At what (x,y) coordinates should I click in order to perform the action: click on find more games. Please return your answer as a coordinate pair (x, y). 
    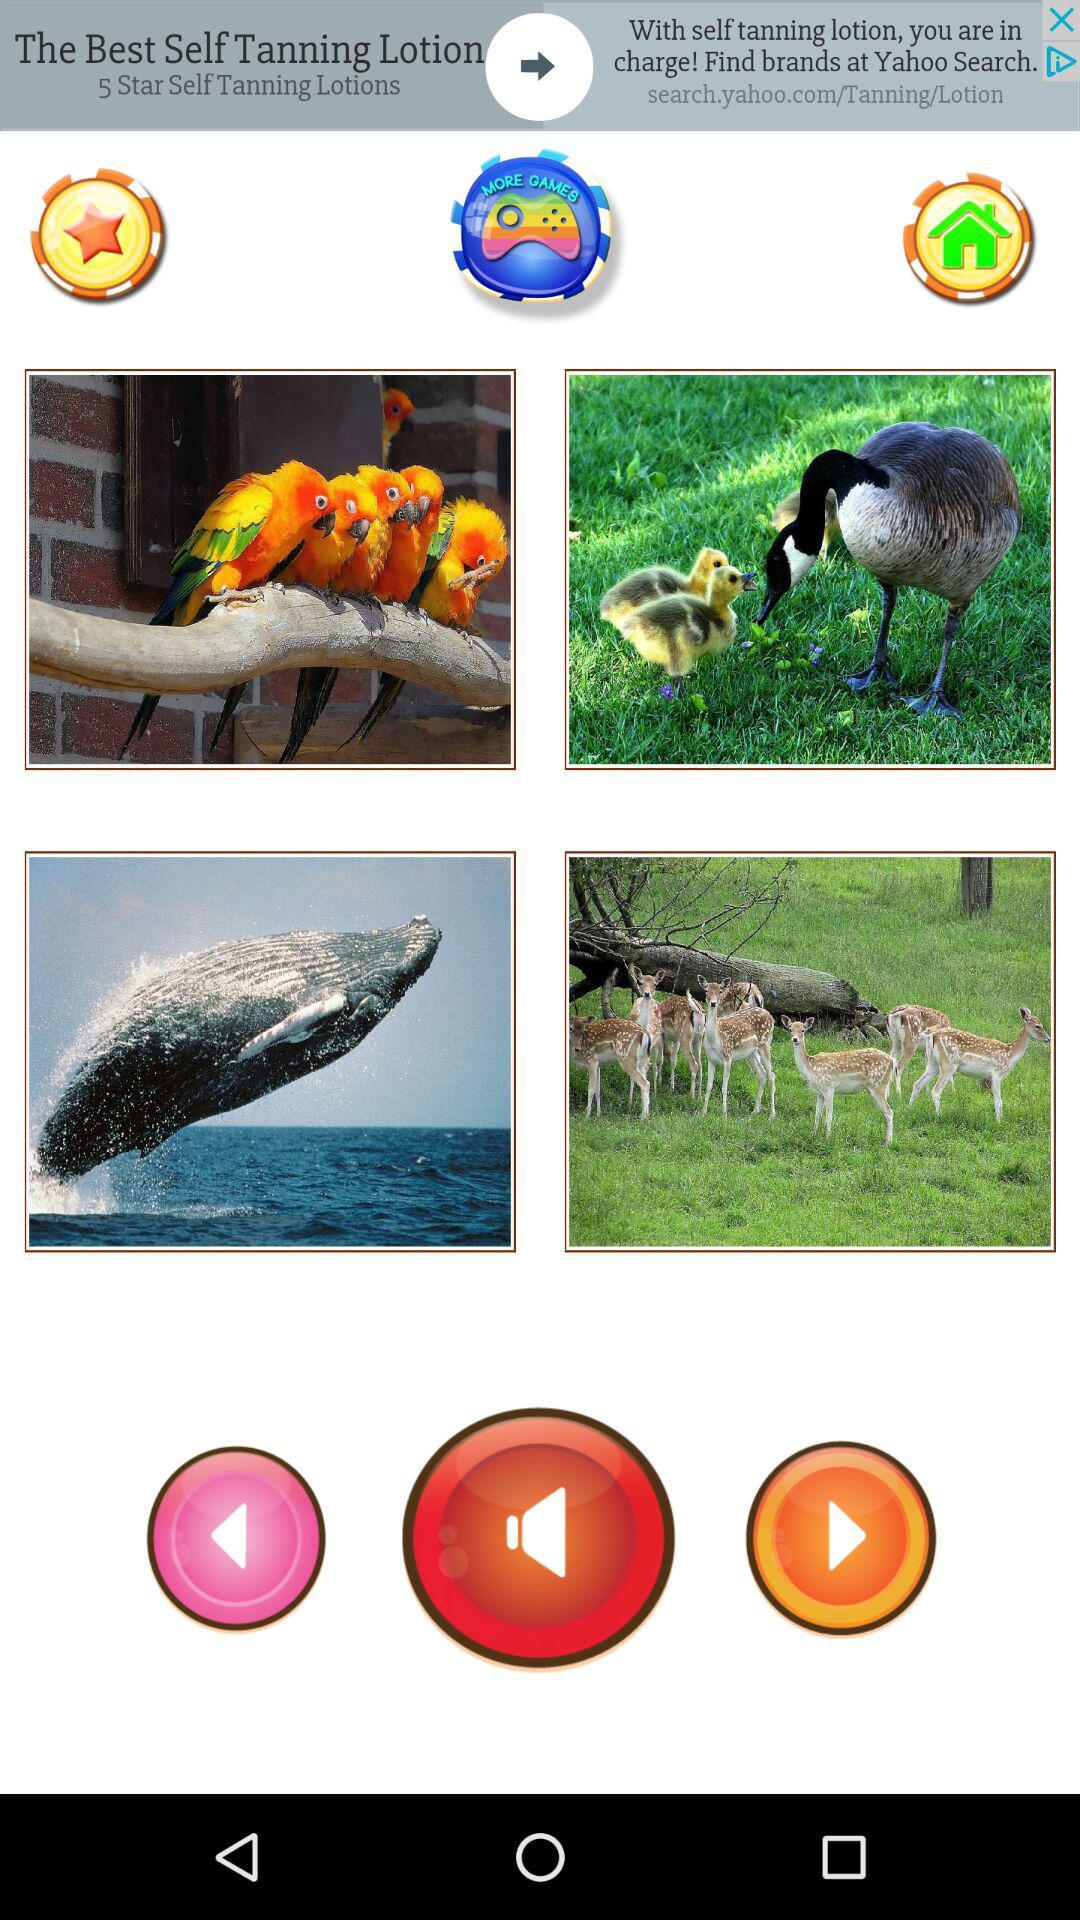
    Looking at the image, I should click on (538, 236).